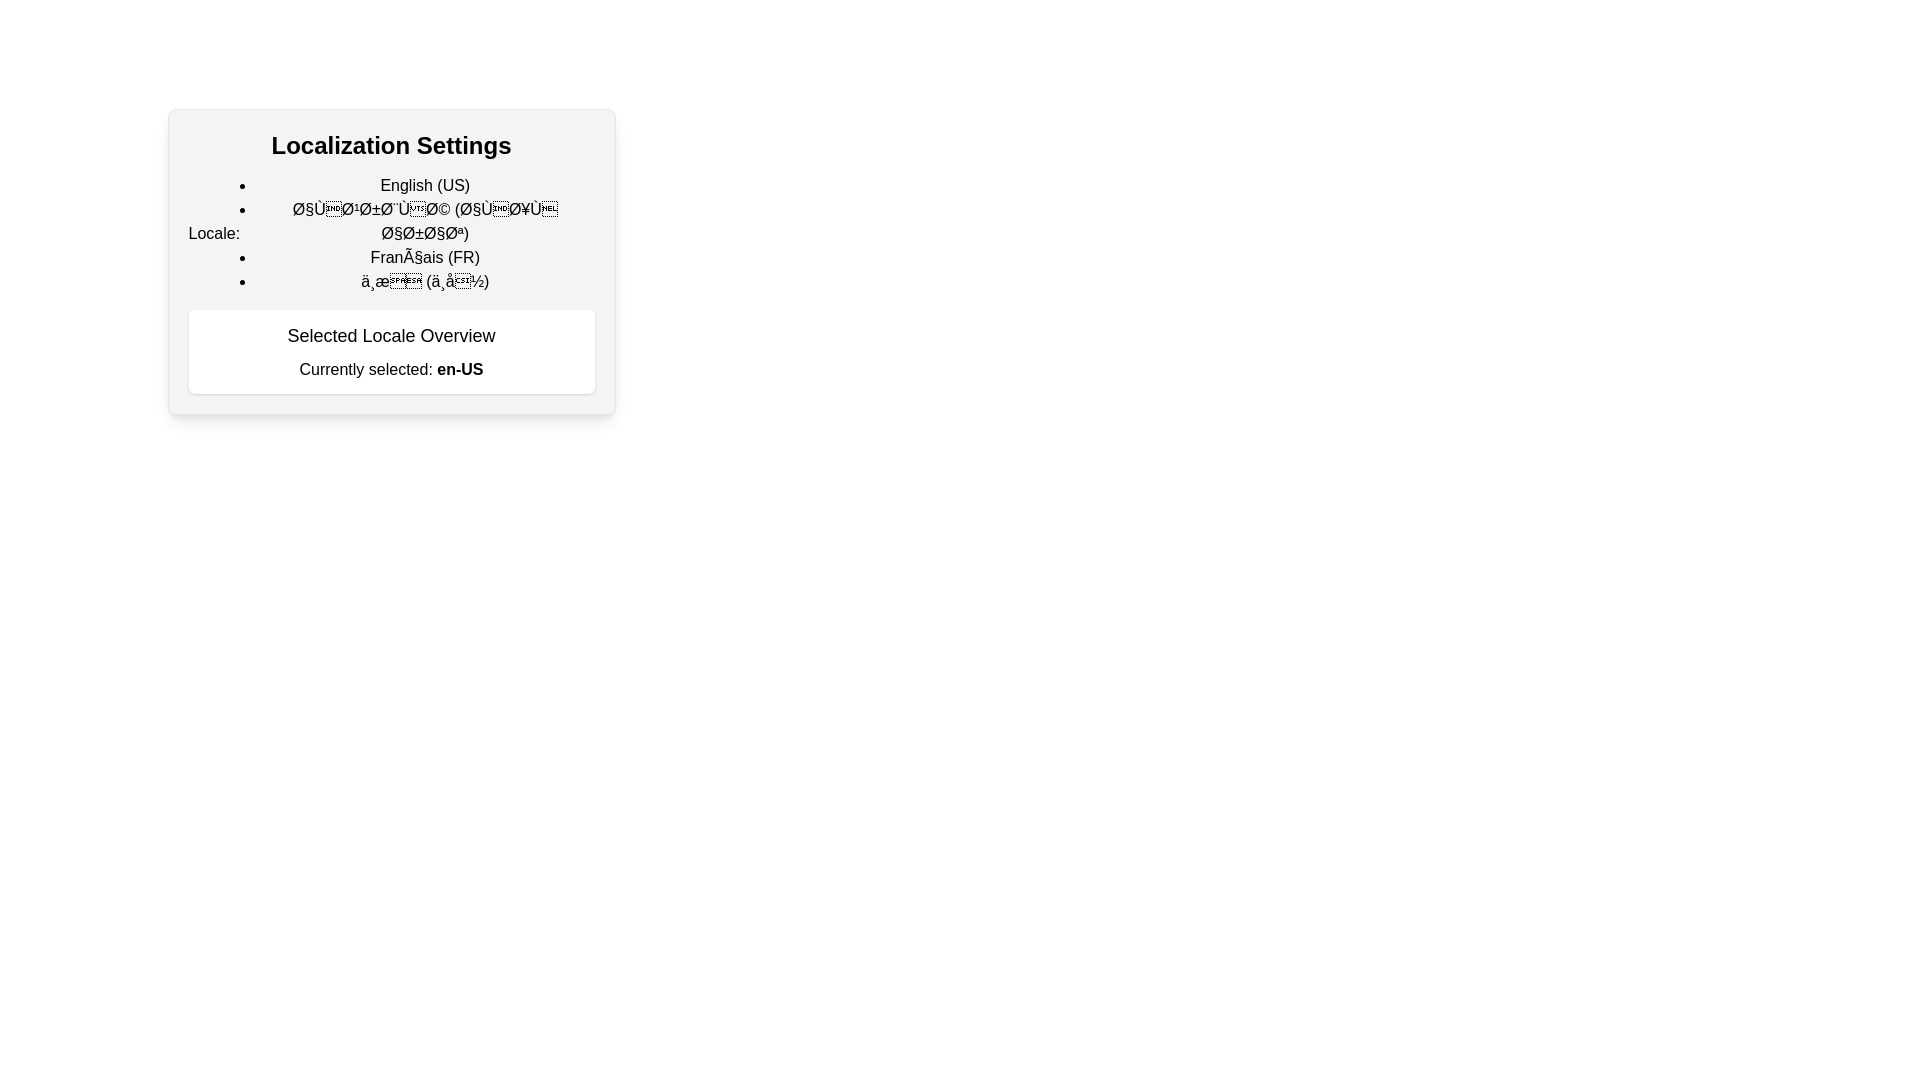 This screenshot has width=1920, height=1080. I want to click on text content of the list element displaying languages located below the 'Locale:' title within the 'Localization Settings' card, so click(391, 233).